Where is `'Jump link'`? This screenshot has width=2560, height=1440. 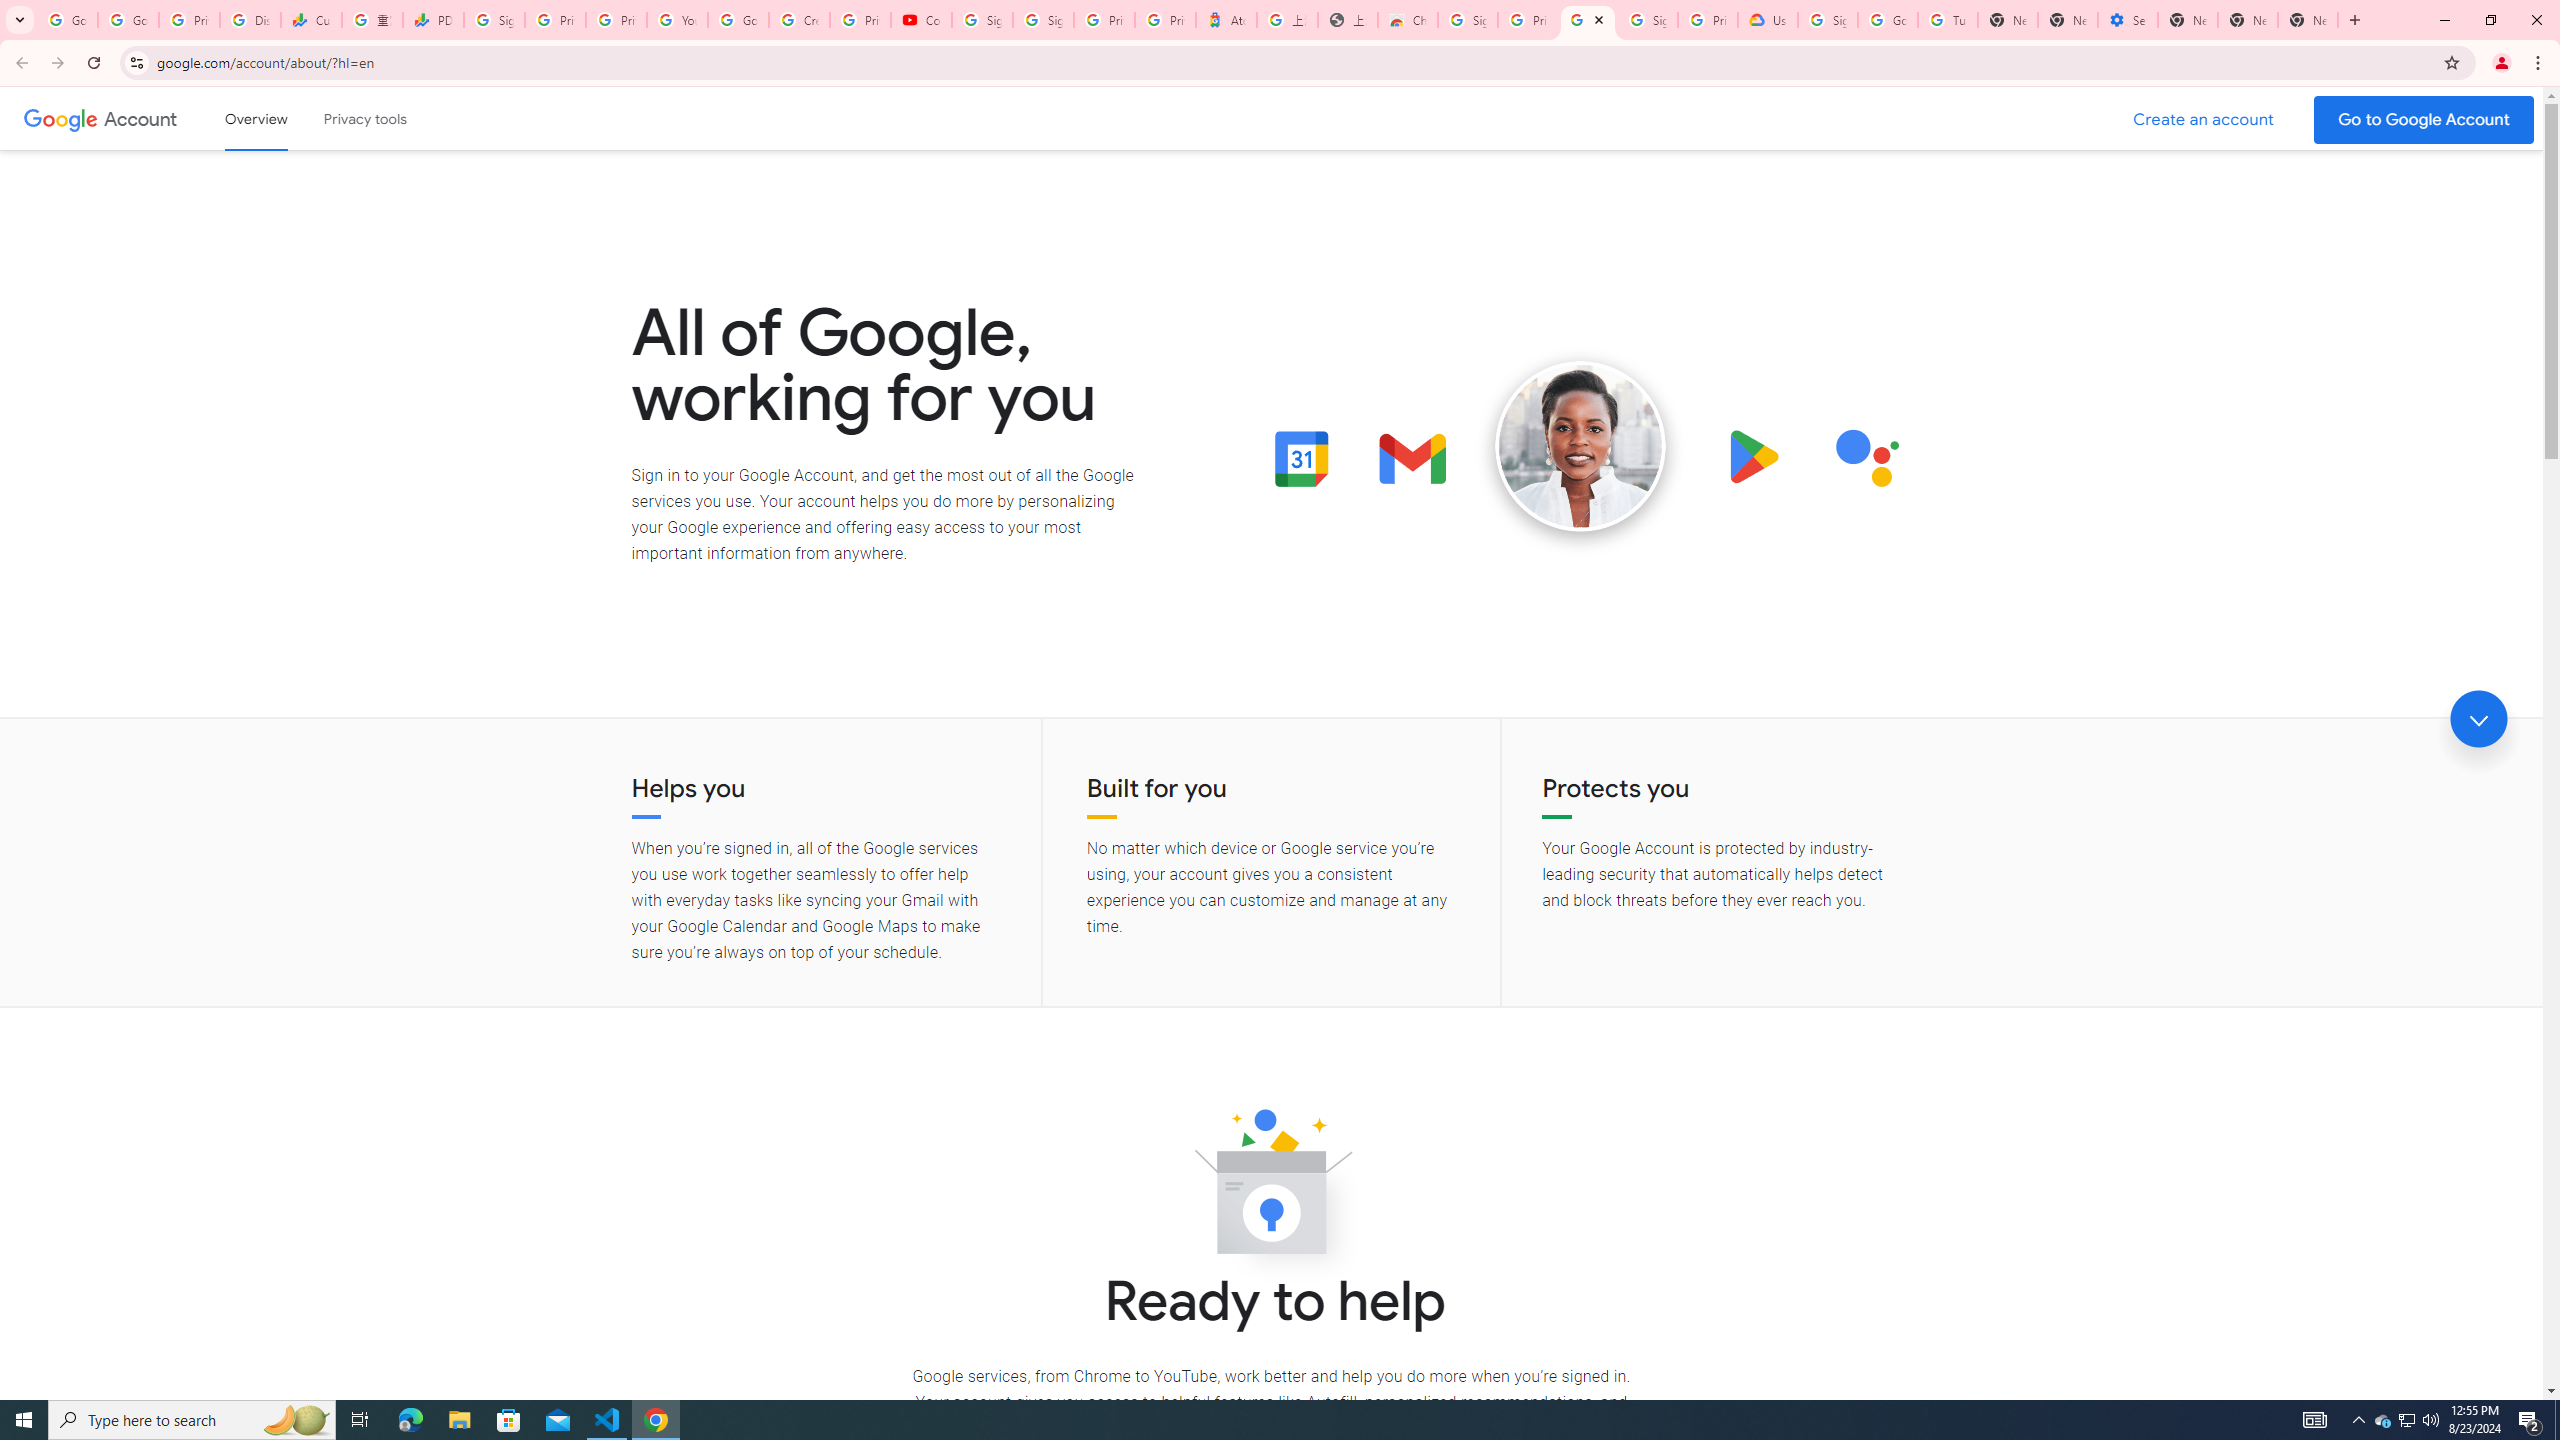
'Jump link' is located at coordinates (2478, 719).